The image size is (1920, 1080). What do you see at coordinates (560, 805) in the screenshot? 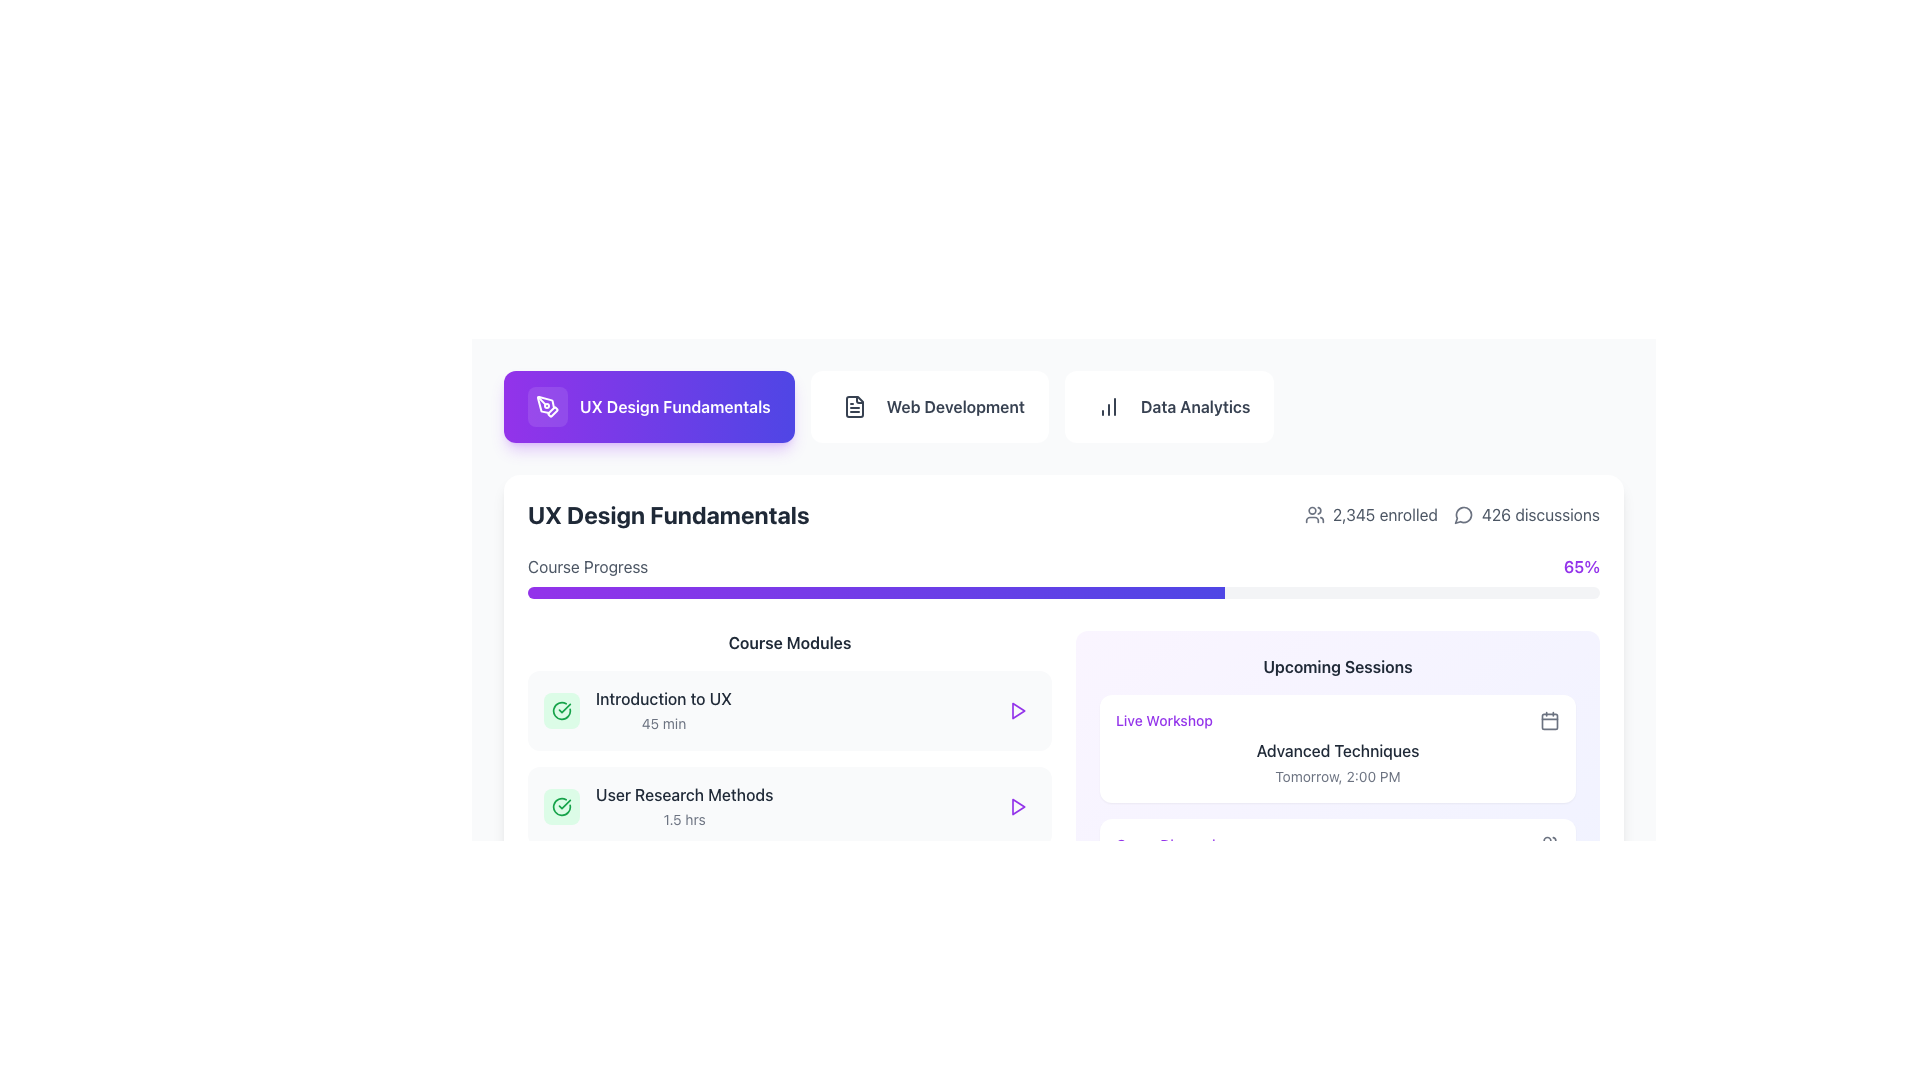
I see `the checkmark in a circle icon indicating completion within the 'User Research Methods' course module card` at bounding box center [560, 805].